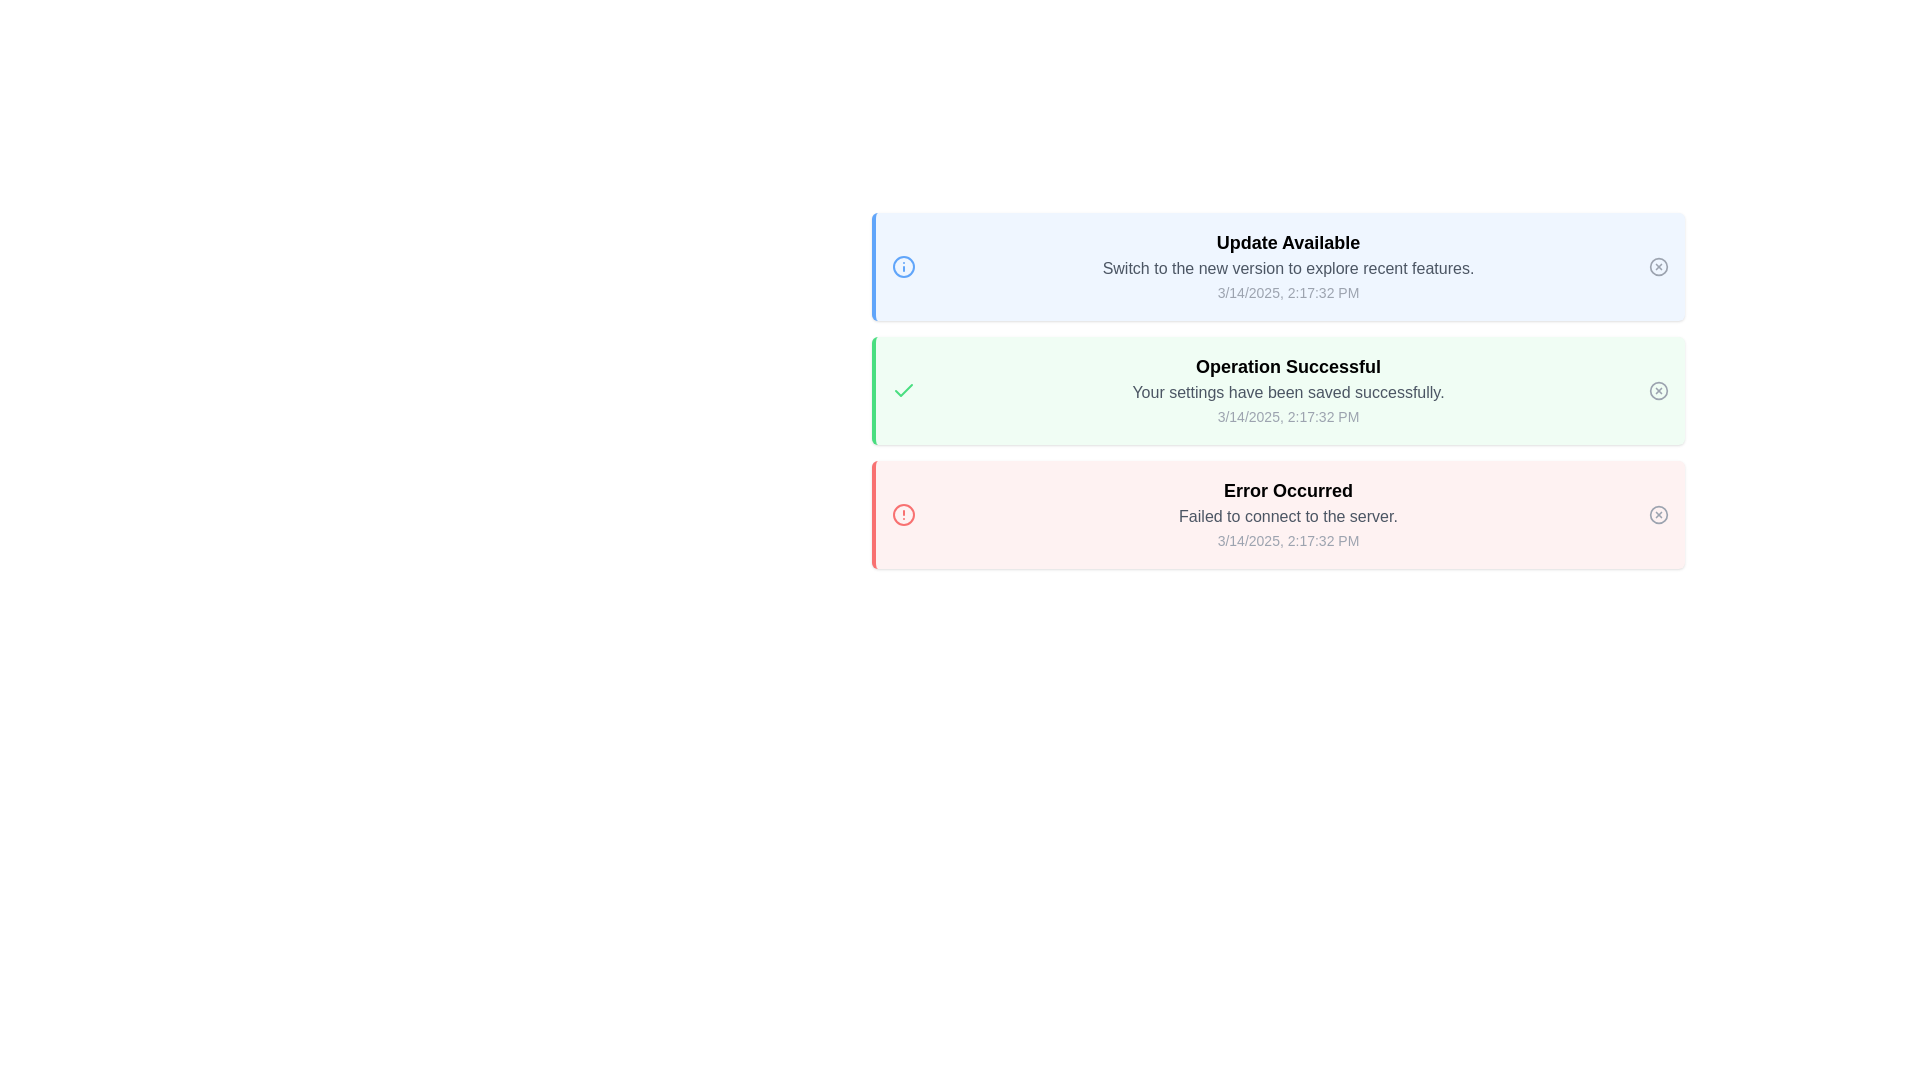 The image size is (1920, 1080). I want to click on notification displayed in the feedback notification box, which is the second item in the list of notifications, so click(1277, 390).